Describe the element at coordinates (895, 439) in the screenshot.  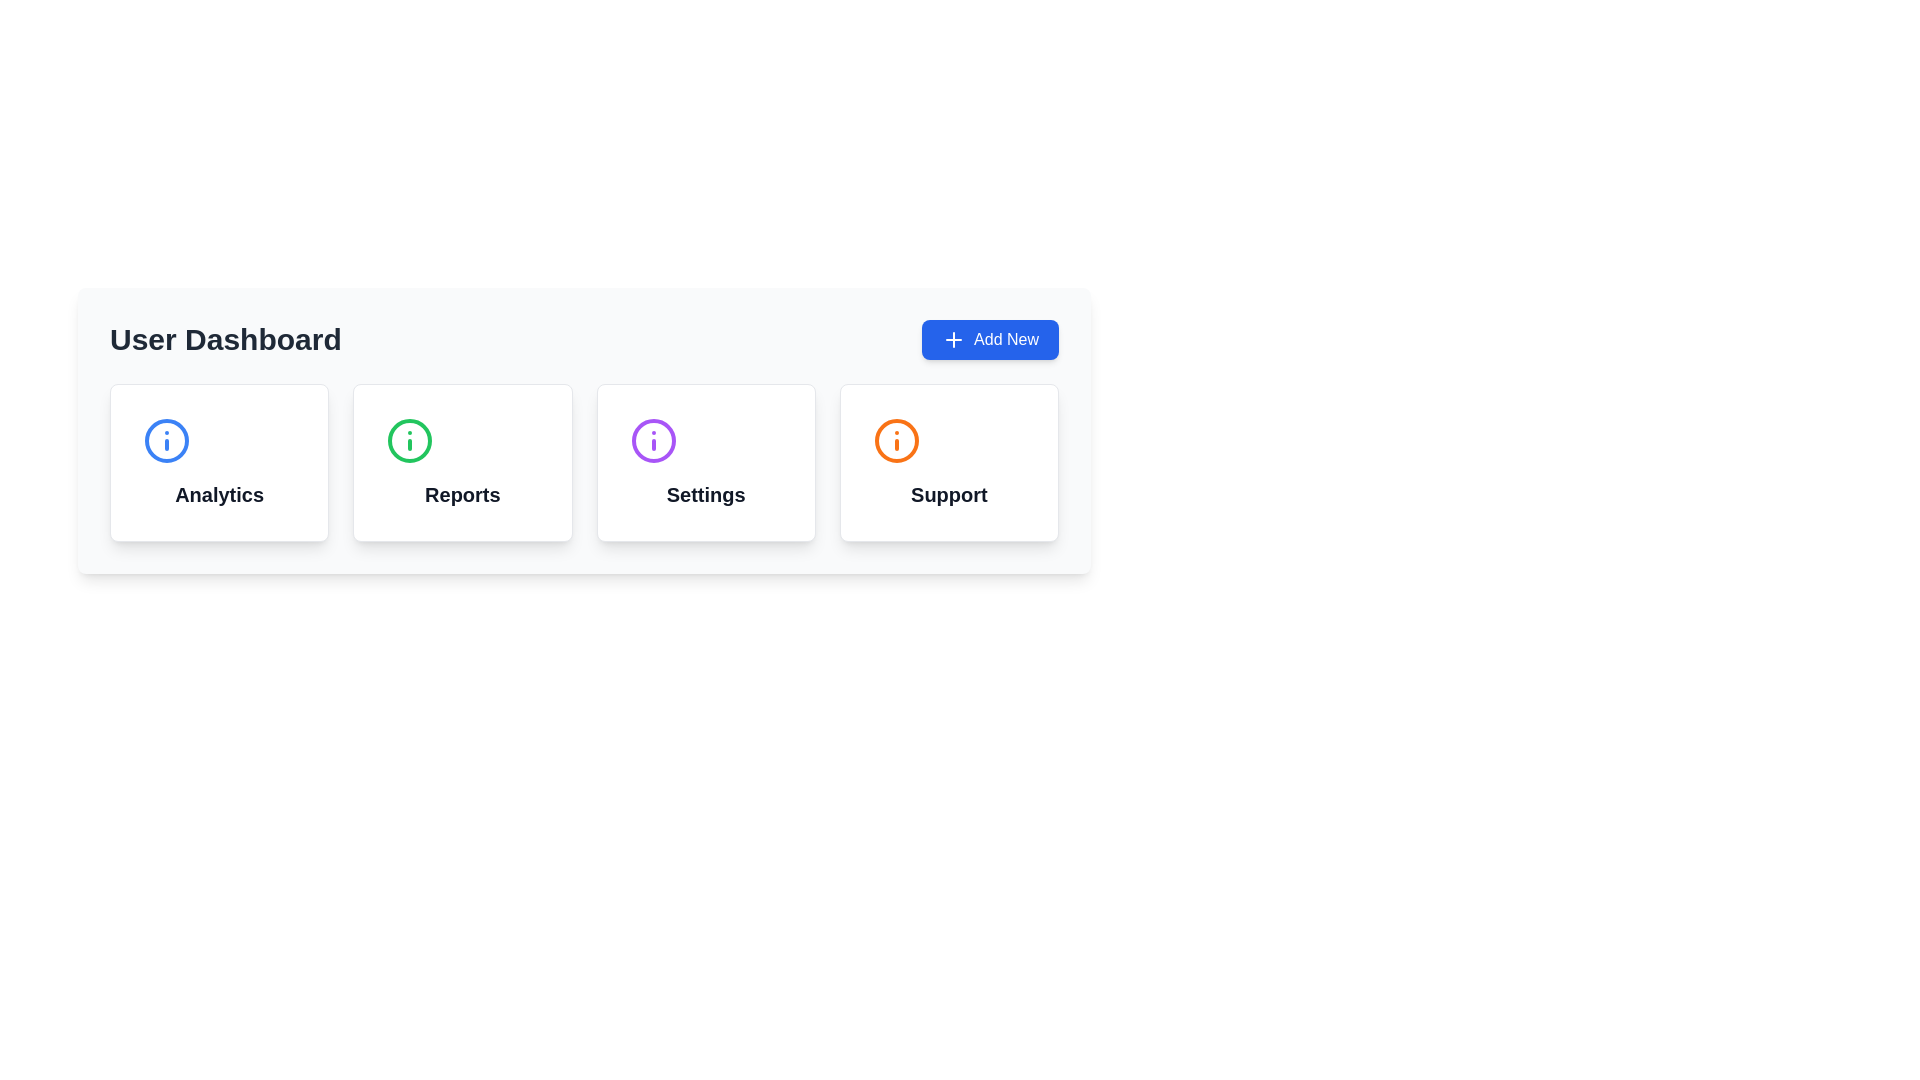
I see `the information icon located in the 'Support' section of the dashboard` at that location.